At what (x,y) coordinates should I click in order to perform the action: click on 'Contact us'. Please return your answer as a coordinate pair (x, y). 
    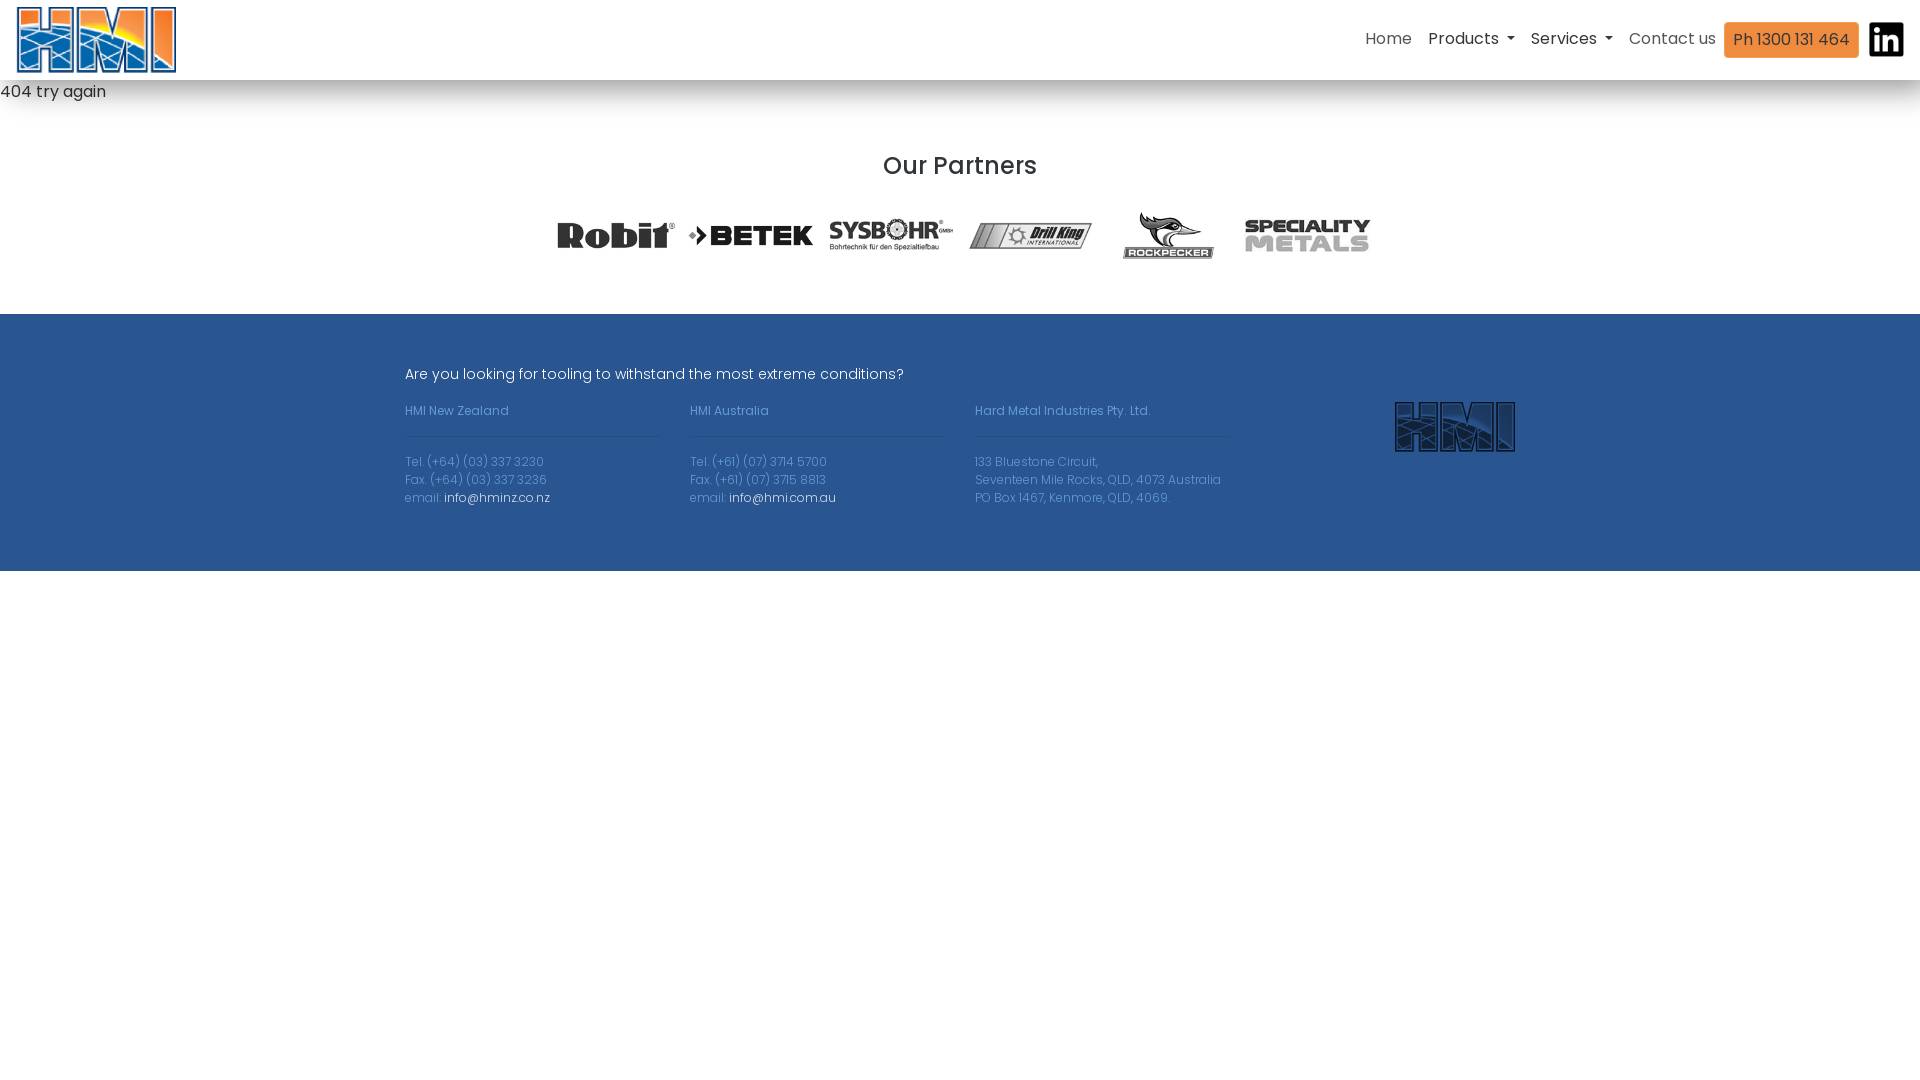
    Looking at the image, I should click on (1672, 38).